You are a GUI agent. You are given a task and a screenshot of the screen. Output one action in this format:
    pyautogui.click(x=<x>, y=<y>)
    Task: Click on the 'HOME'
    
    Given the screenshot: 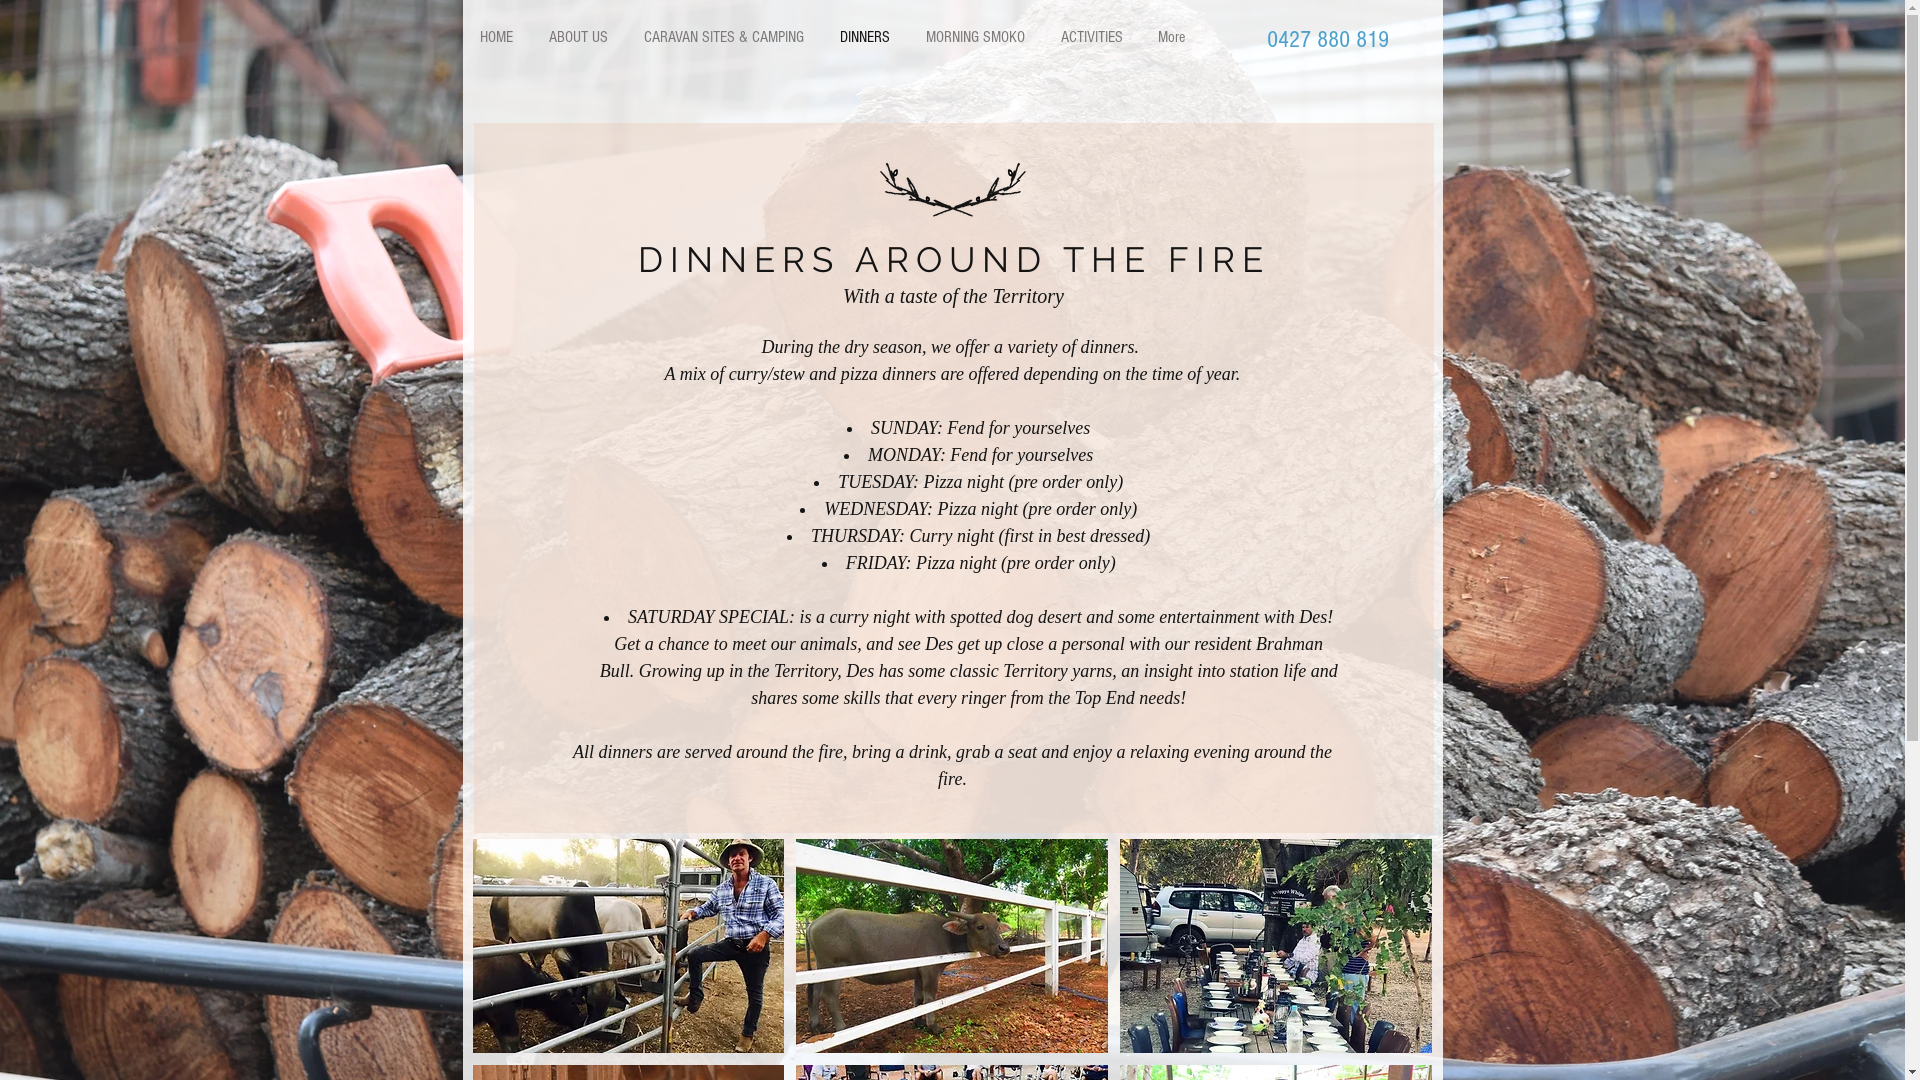 What is the action you would take?
    pyautogui.click(x=495, y=37)
    